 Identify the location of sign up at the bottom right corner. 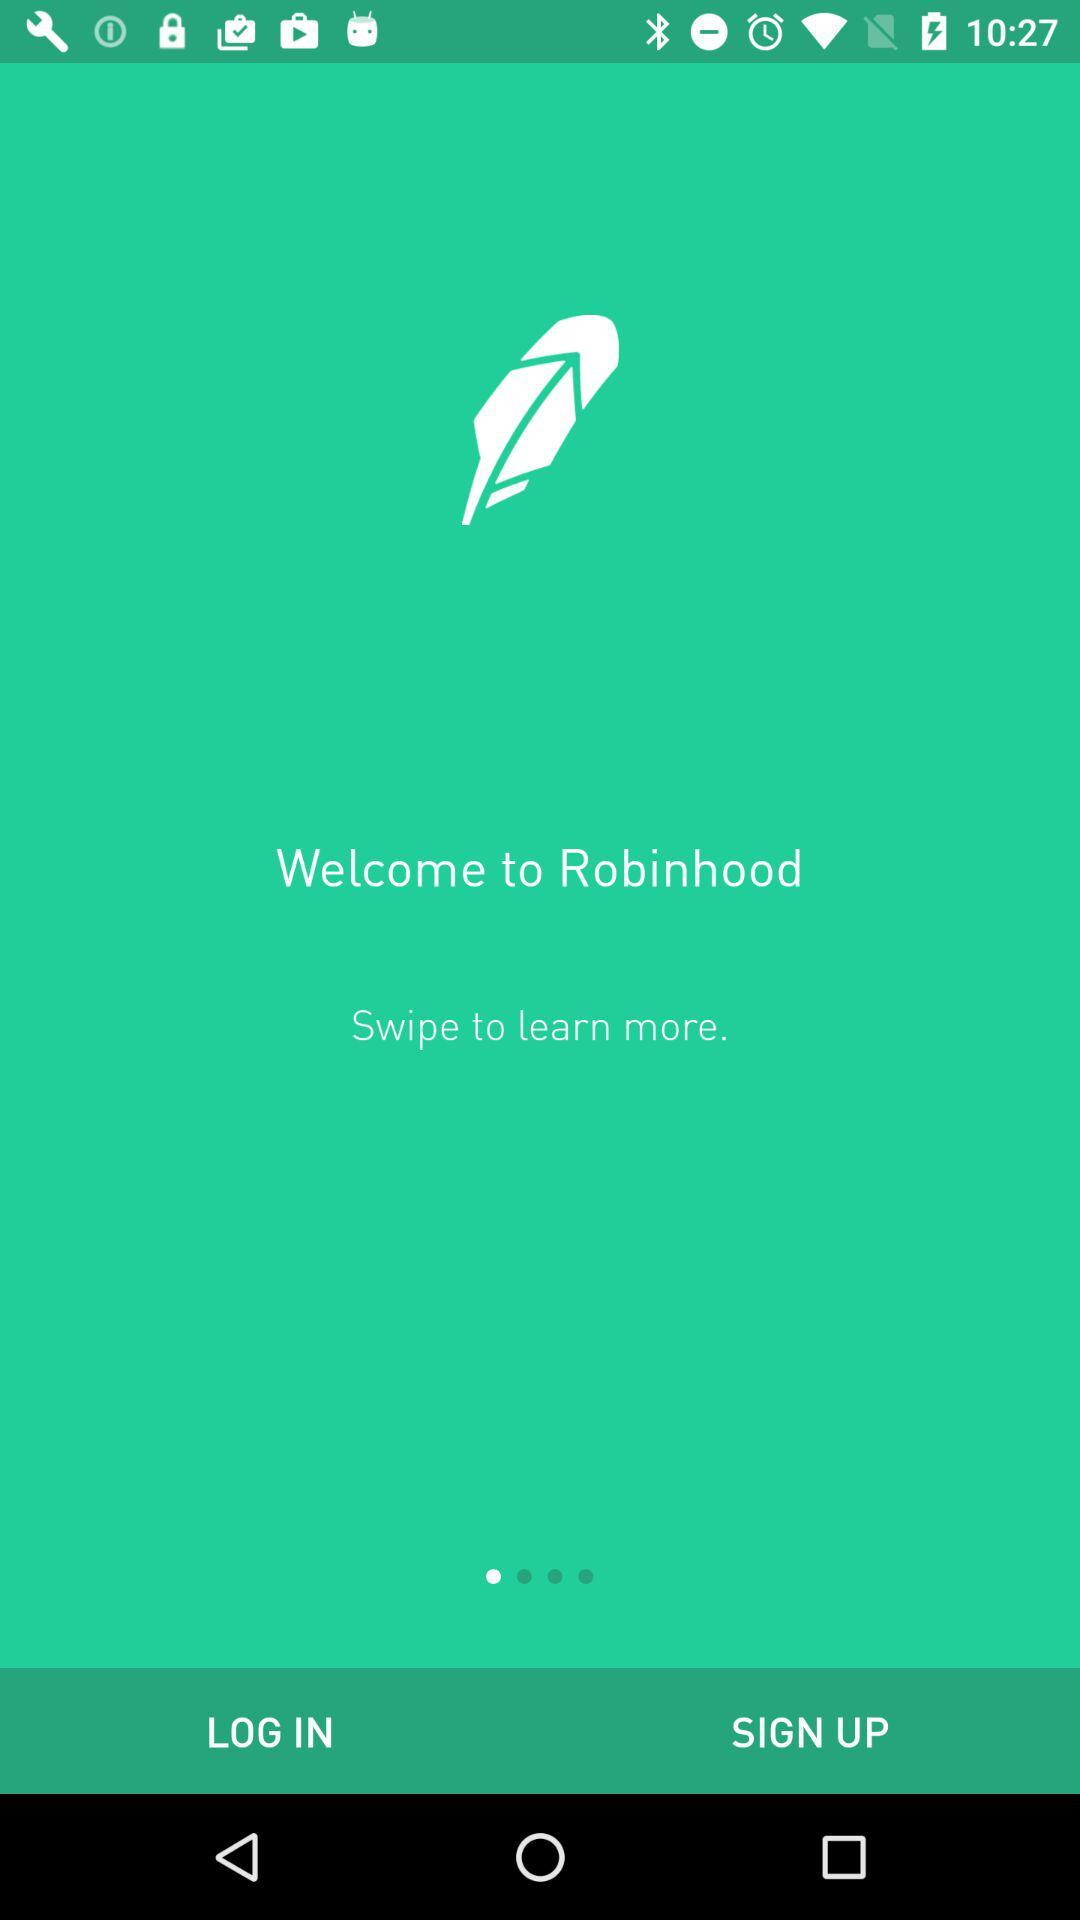
(810, 1730).